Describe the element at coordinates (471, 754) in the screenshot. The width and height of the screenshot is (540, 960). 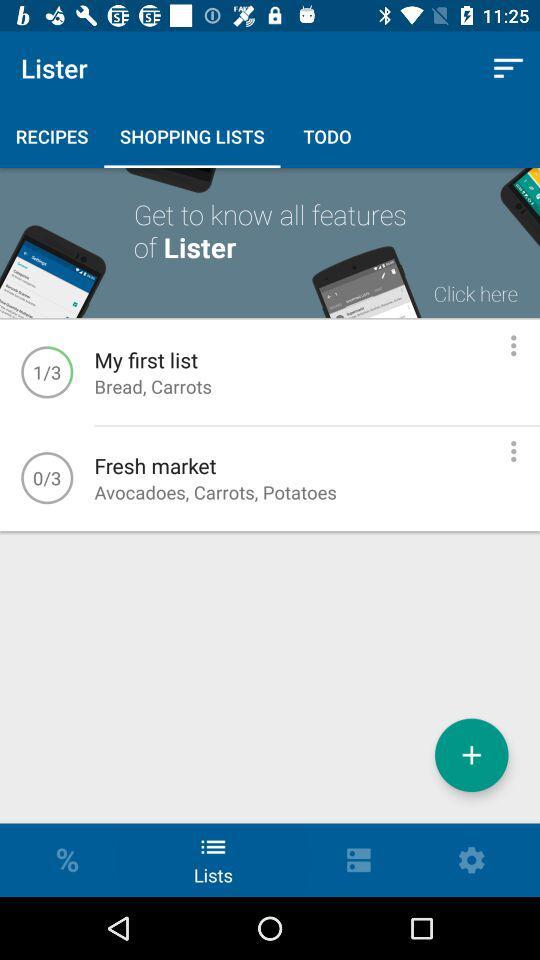
I see `a shopping list` at that location.